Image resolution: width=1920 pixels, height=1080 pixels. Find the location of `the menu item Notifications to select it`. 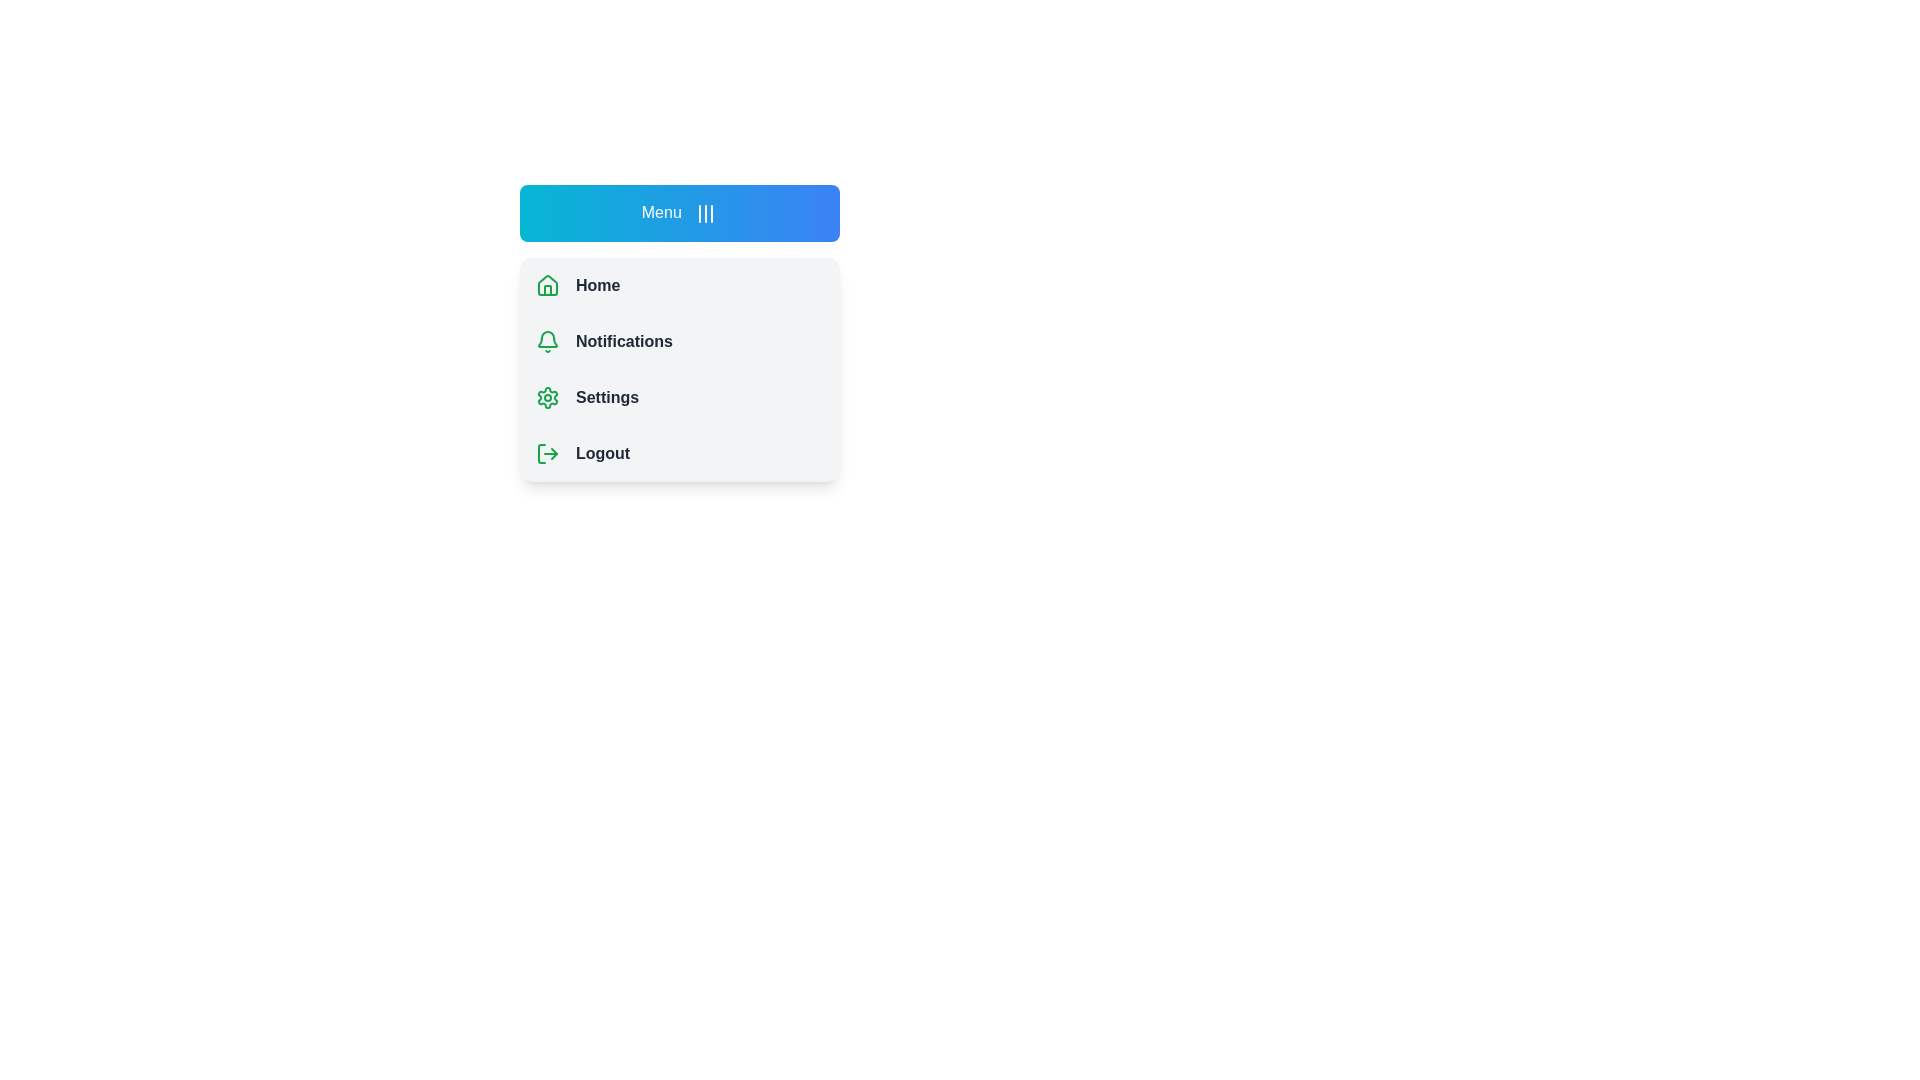

the menu item Notifications to select it is located at coordinates (680, 340).